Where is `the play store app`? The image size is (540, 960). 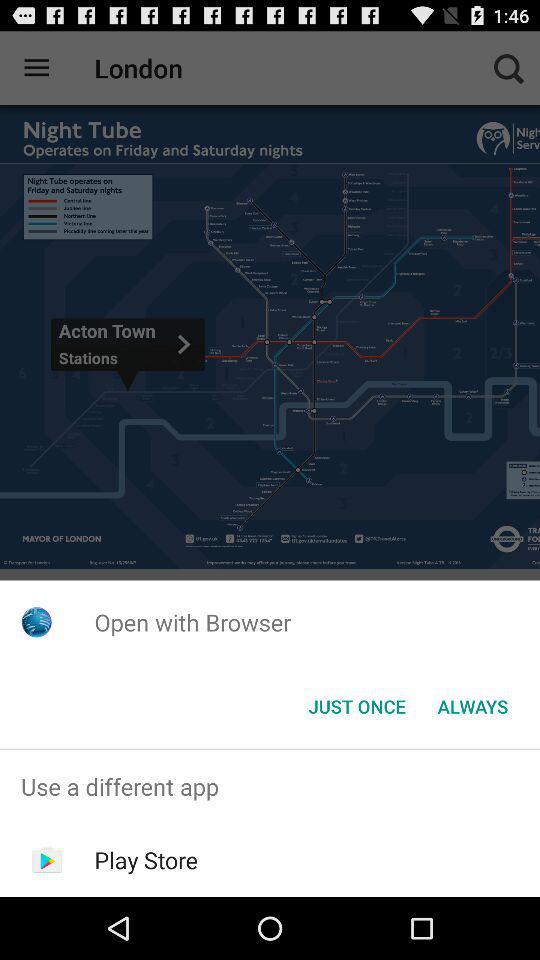 the play store app is located at coordinates (145, 859).